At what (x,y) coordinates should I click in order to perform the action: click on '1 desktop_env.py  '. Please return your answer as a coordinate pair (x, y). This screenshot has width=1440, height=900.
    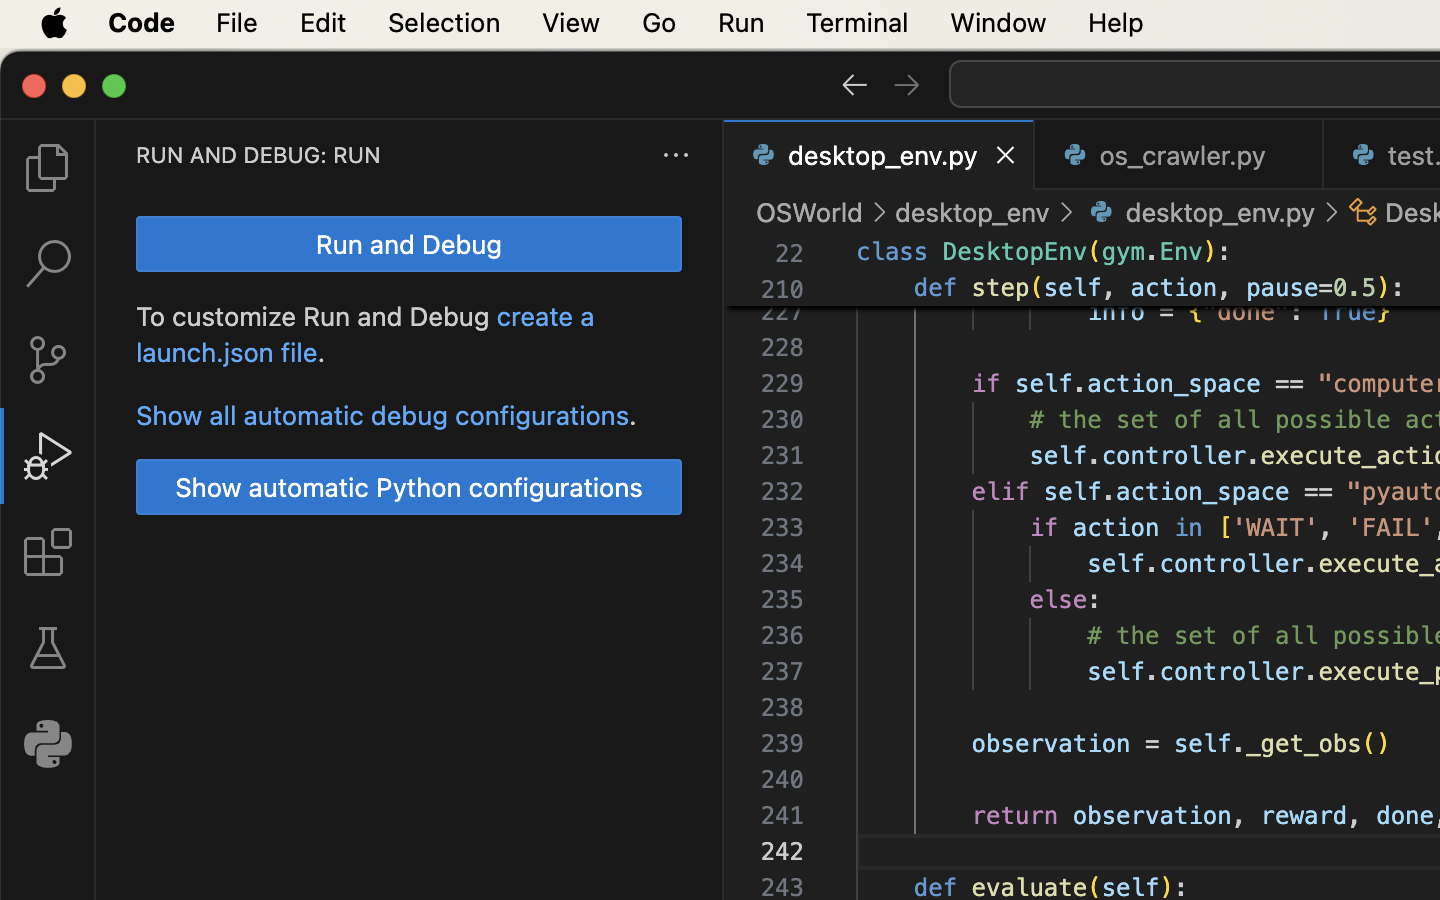
    Looking at the image, I should click on (878, 154).